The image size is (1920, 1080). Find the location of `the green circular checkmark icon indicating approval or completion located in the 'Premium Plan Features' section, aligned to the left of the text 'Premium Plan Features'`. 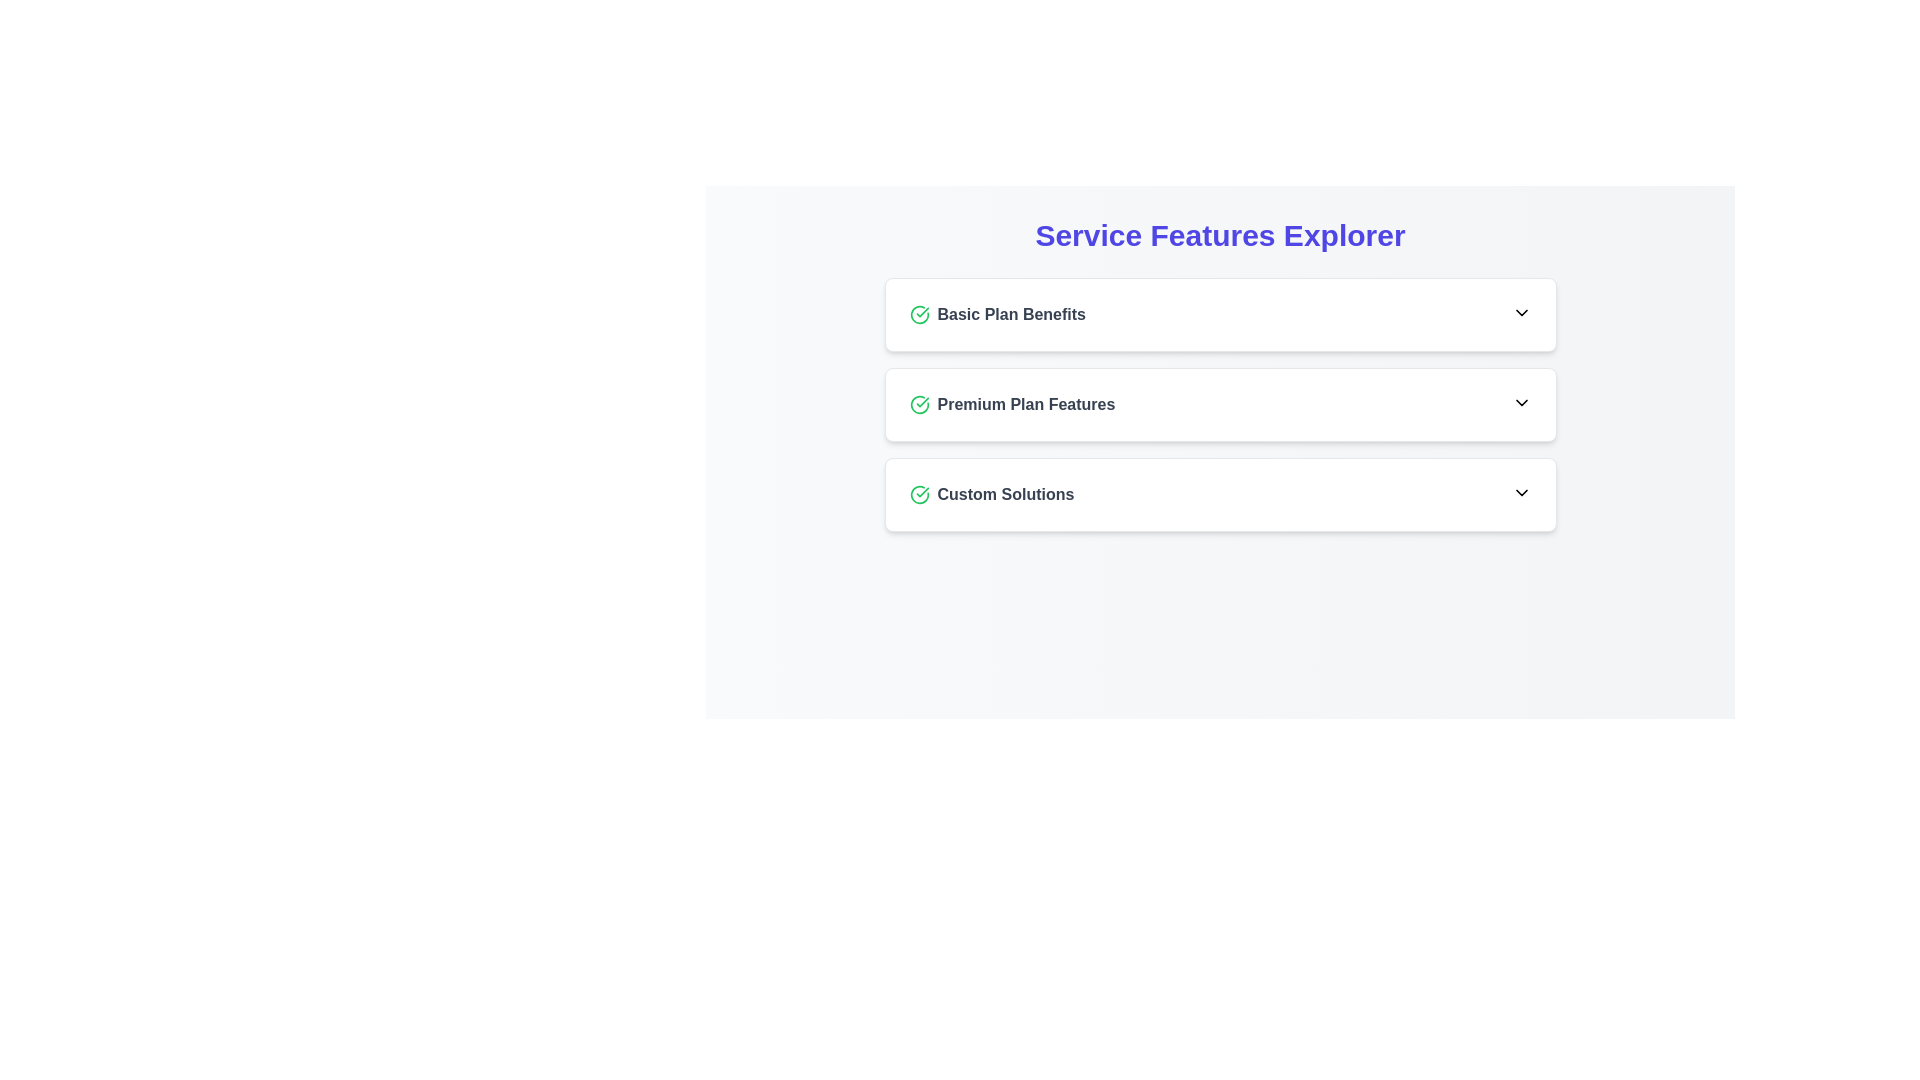

the green circular checkmark icon indicating approval or completion located in the 'Premium Plan Features' section, aligned to the left of the text 'Premium Plan Features' is located at coordinates (918, 405).